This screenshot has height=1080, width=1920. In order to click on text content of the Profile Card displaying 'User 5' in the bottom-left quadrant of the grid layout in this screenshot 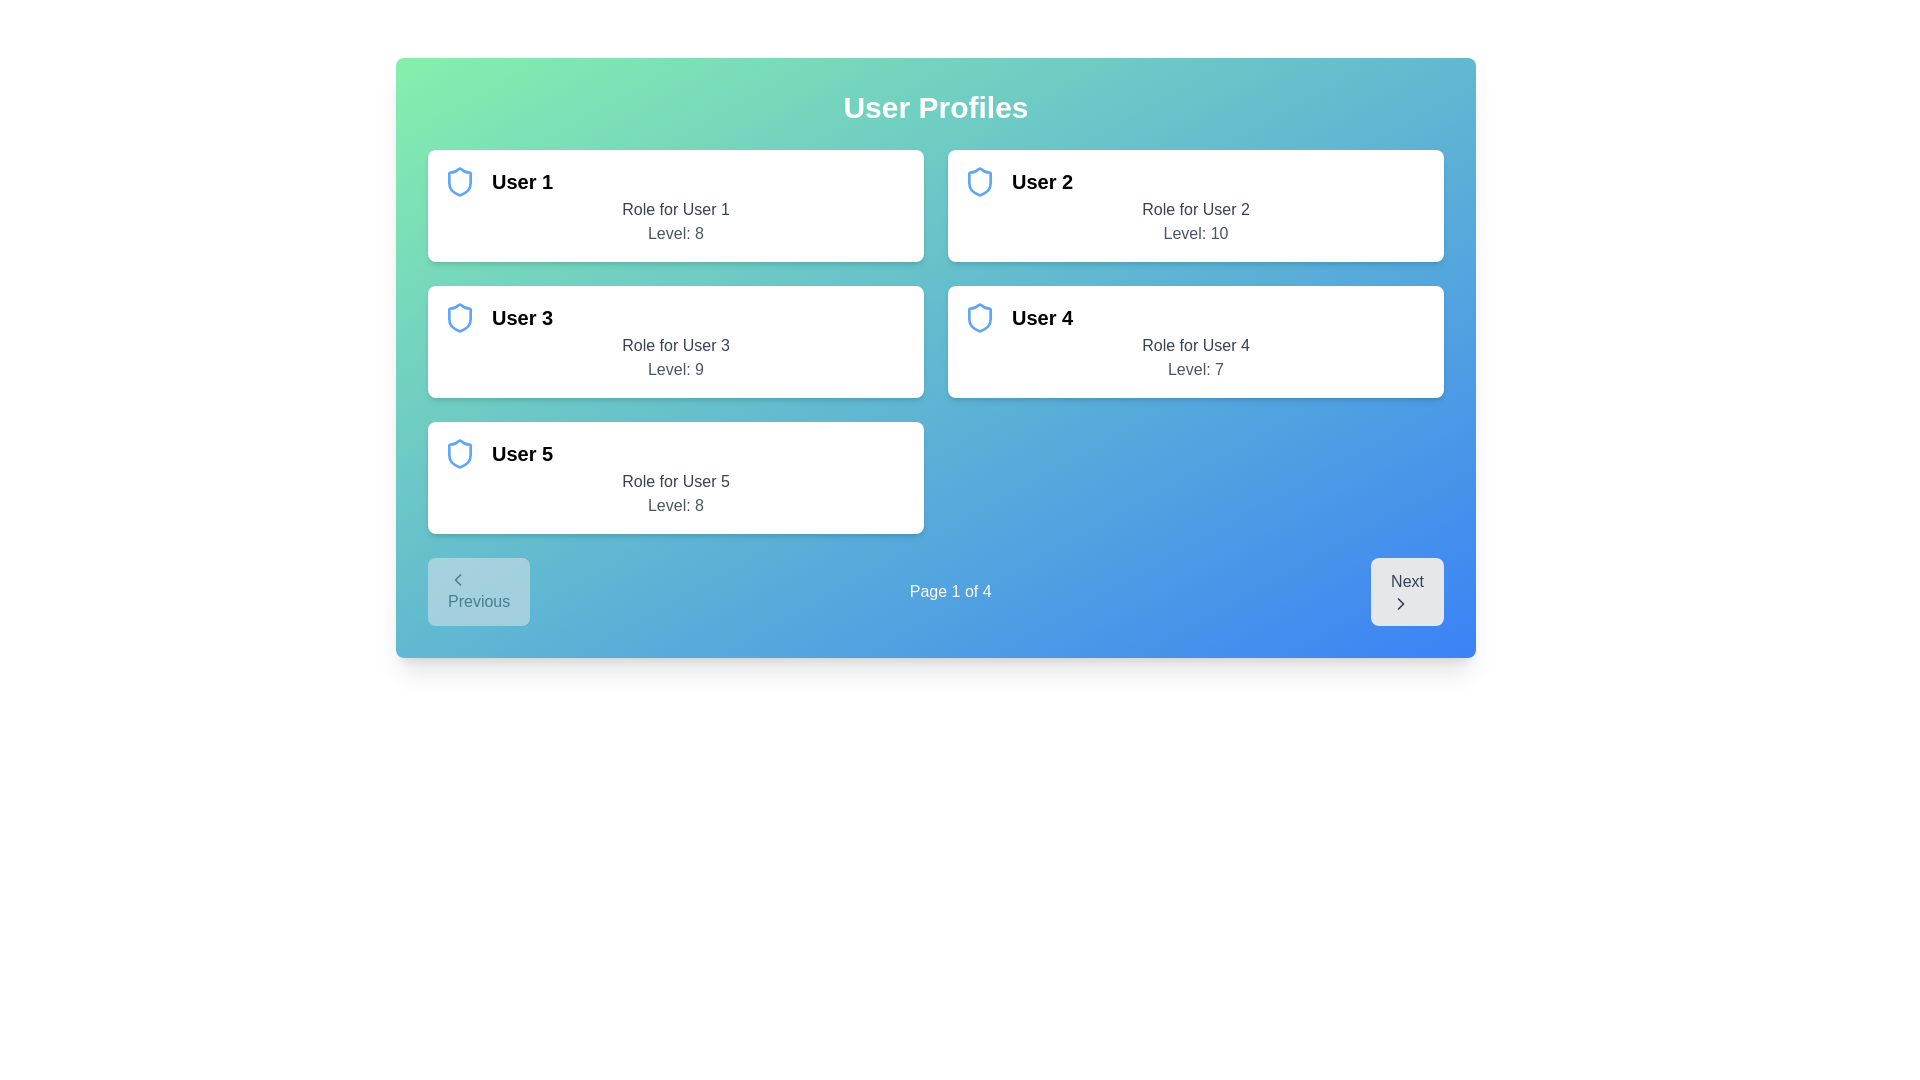, I will do `click(676, 478)`.